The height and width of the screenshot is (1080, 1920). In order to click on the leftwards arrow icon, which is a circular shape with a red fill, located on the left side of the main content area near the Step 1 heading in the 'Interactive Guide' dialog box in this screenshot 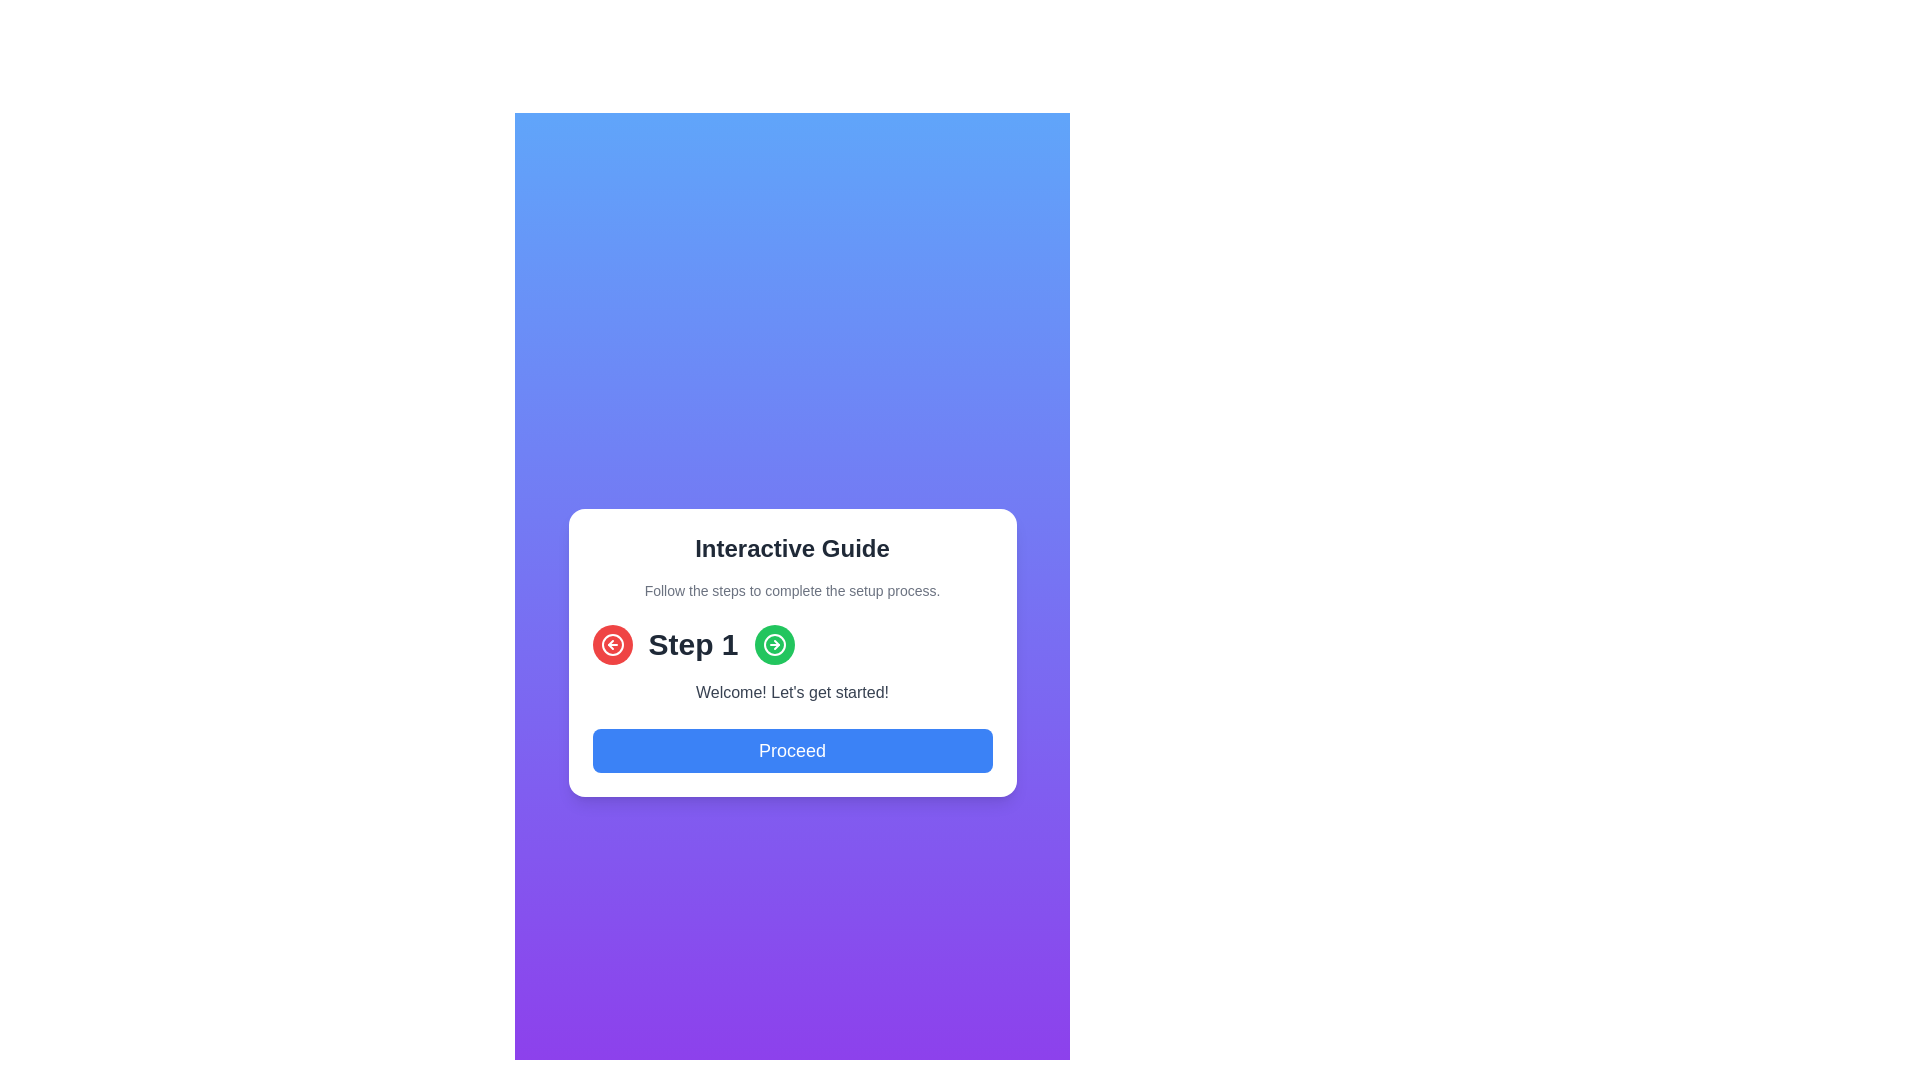, I will do `click(611, 644)`.